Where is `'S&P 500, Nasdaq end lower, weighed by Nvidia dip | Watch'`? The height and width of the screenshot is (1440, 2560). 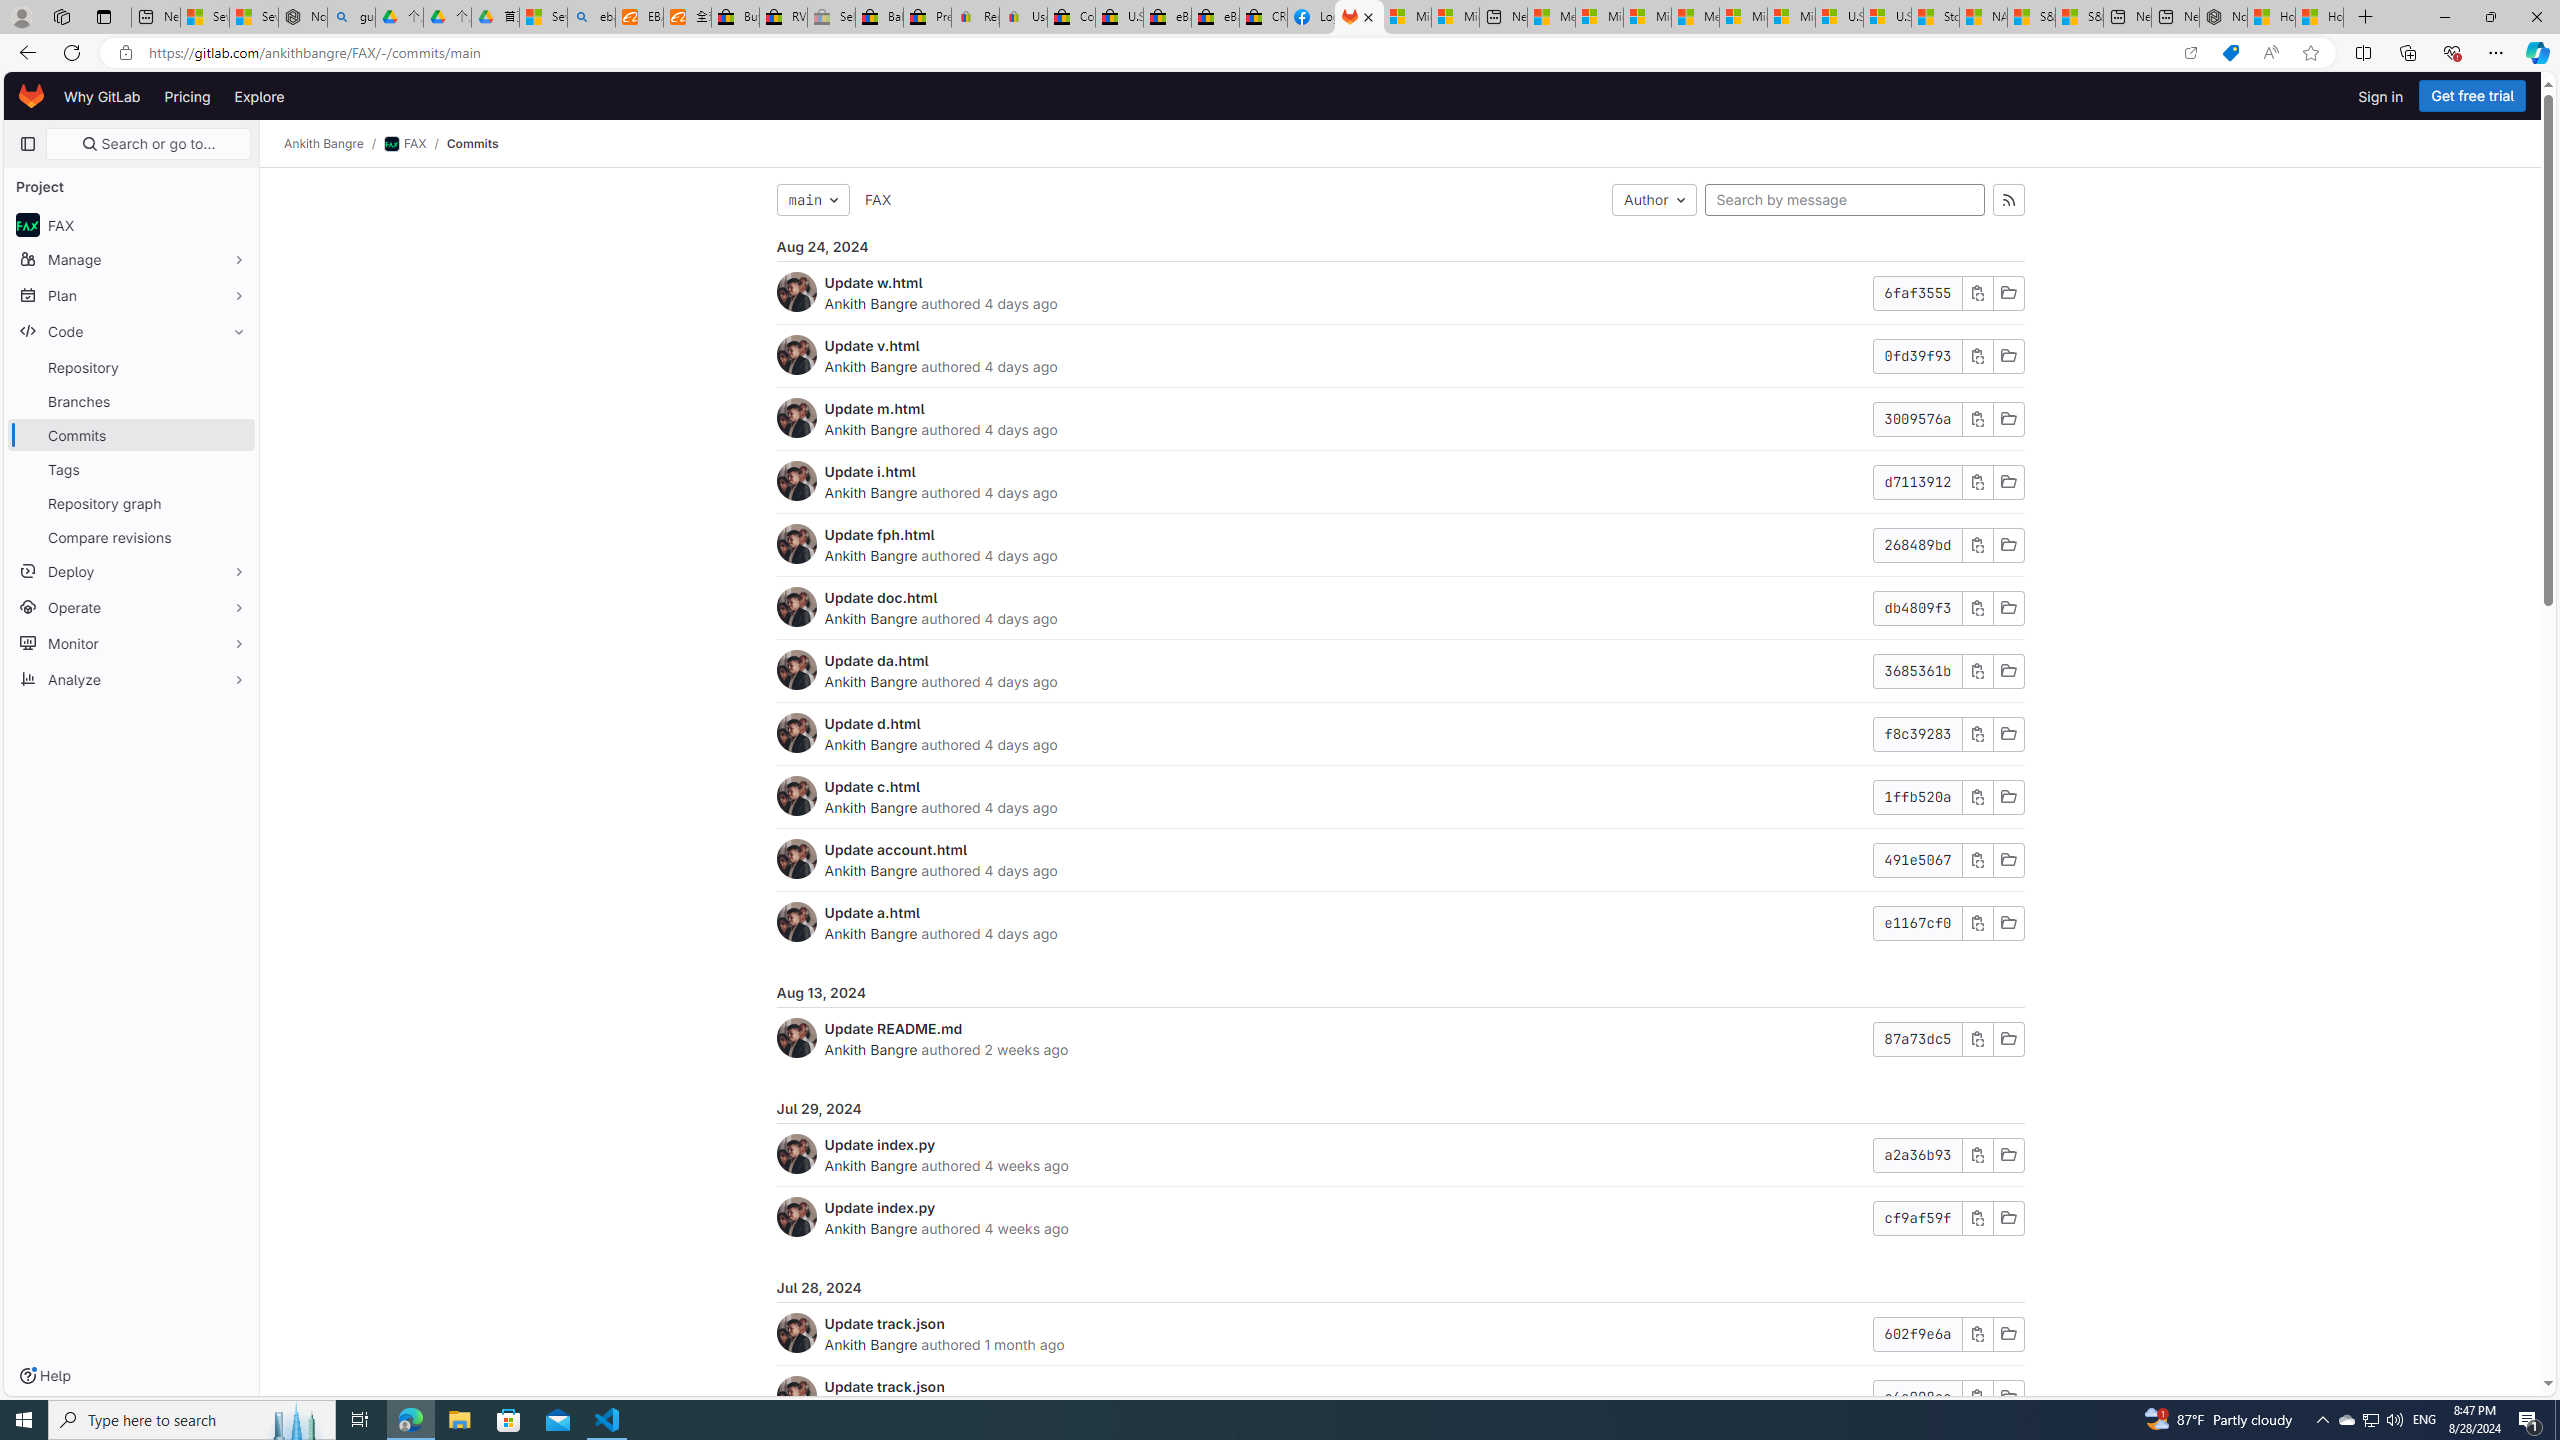 'S&P 500, Nasdaq end lower, weighed by Nvidia dip | Watch' is located at coordinates (2079, 16).